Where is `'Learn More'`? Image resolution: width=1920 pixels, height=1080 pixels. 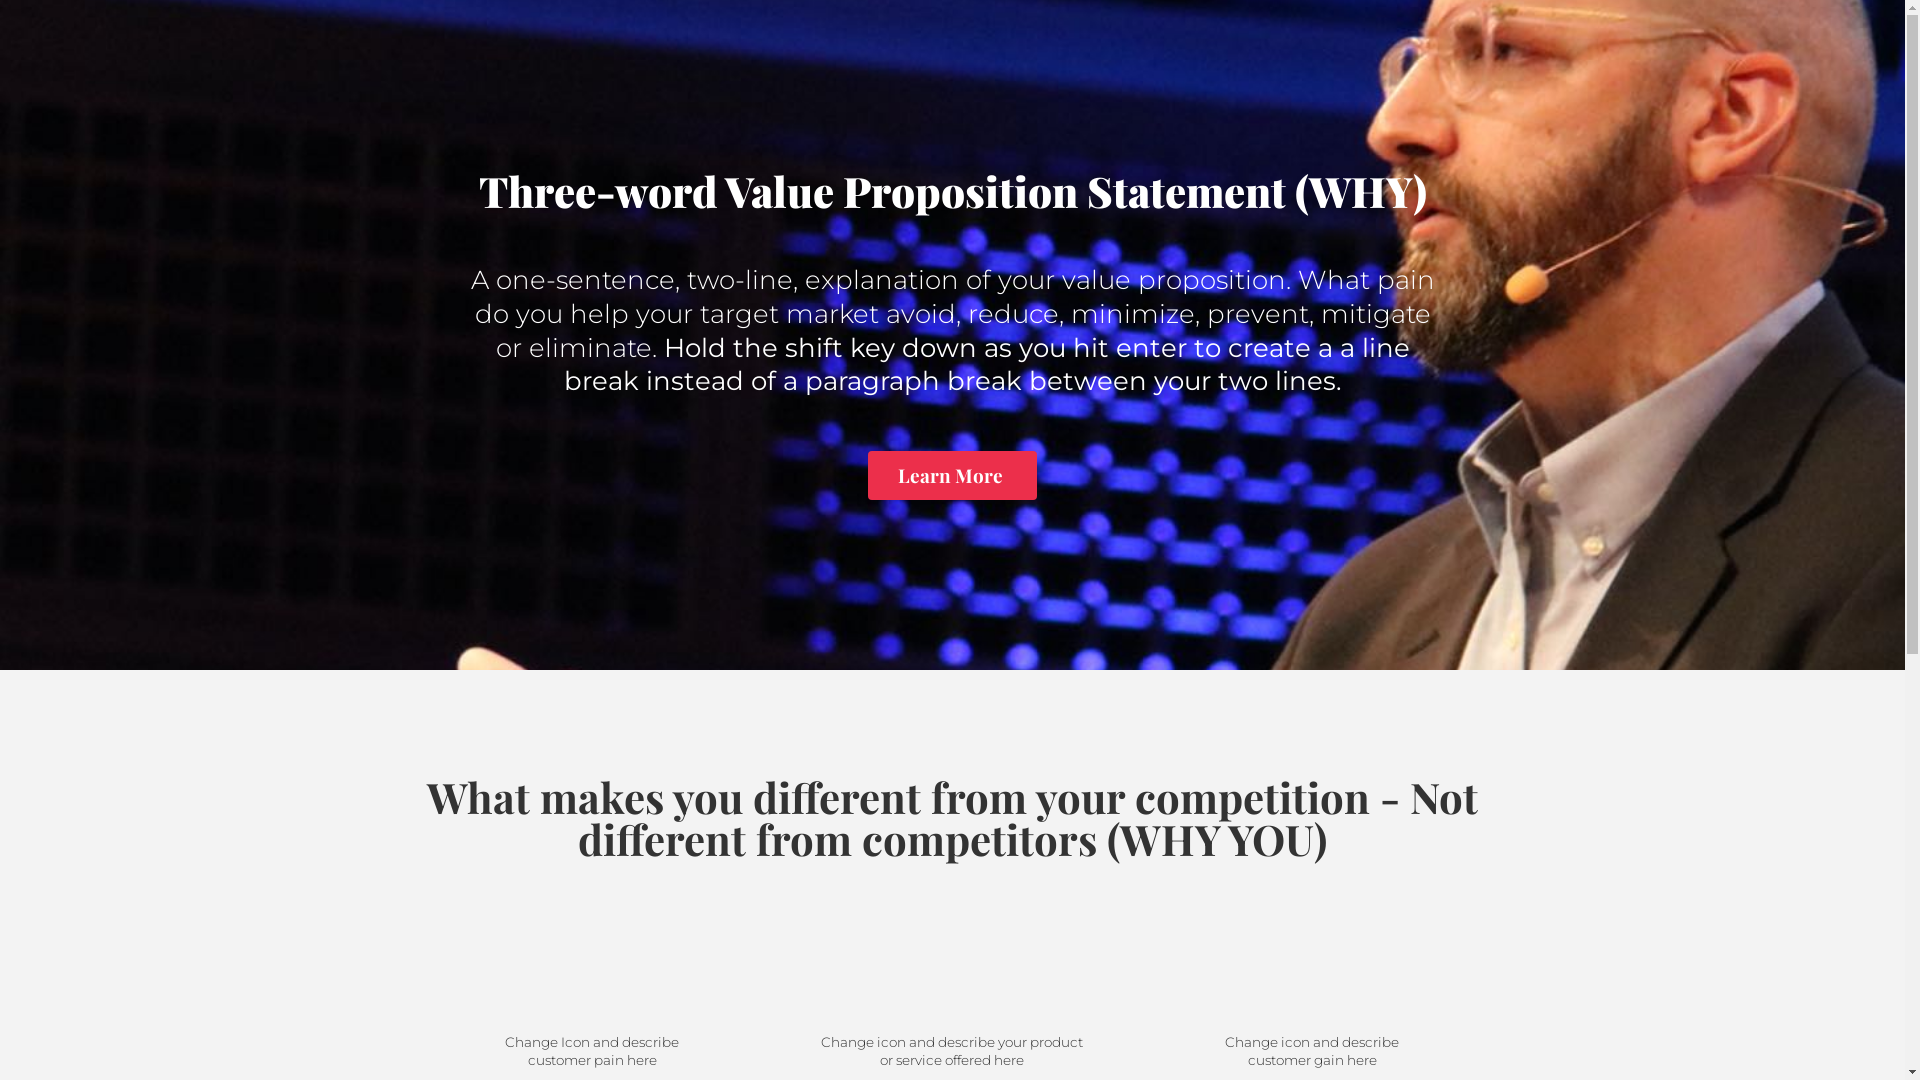 'Learn More' is located at coordinates (951, 475).